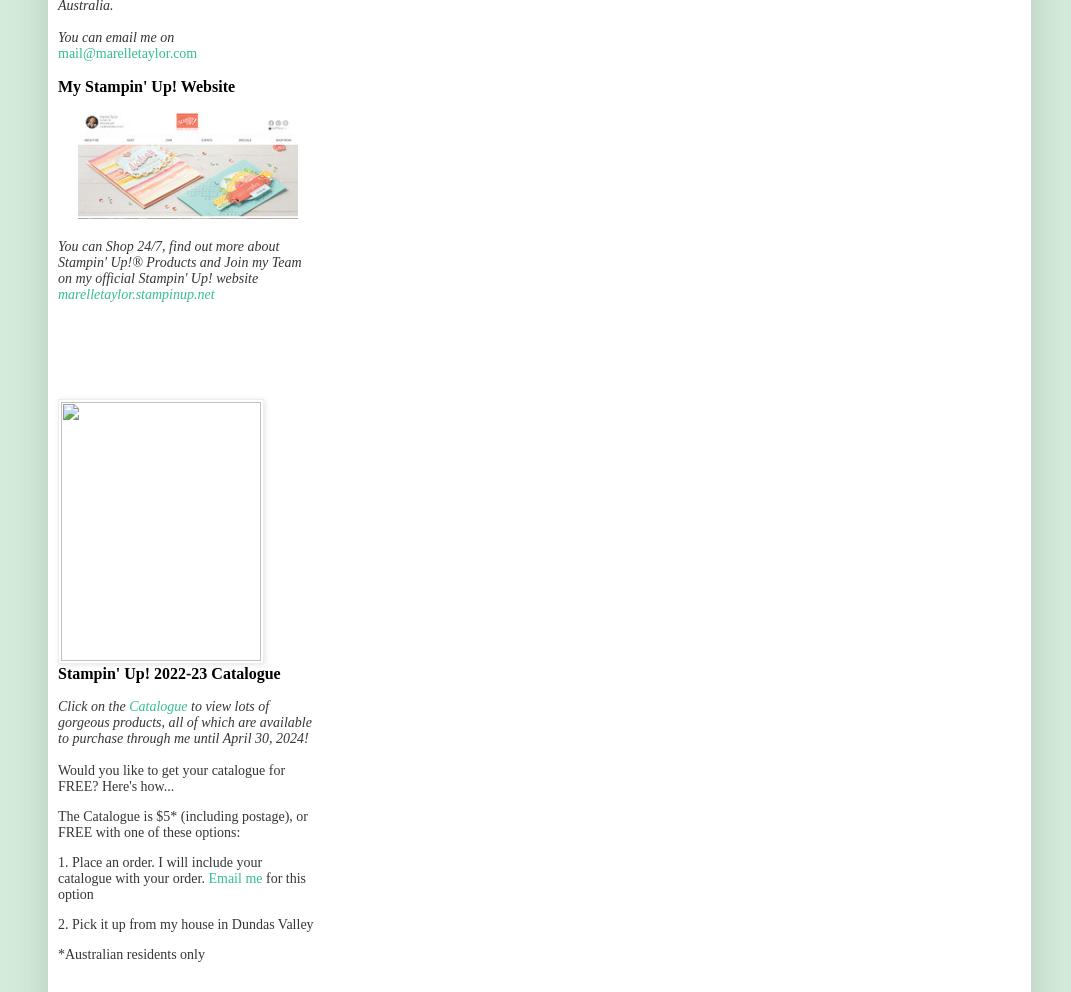 The height and width of the screenshot is (992, 1071). Describe the element at coordinates (168, 672) in the screenshot. I see `'Stampin' Up! 2022-23 Catalogue'` at that location.